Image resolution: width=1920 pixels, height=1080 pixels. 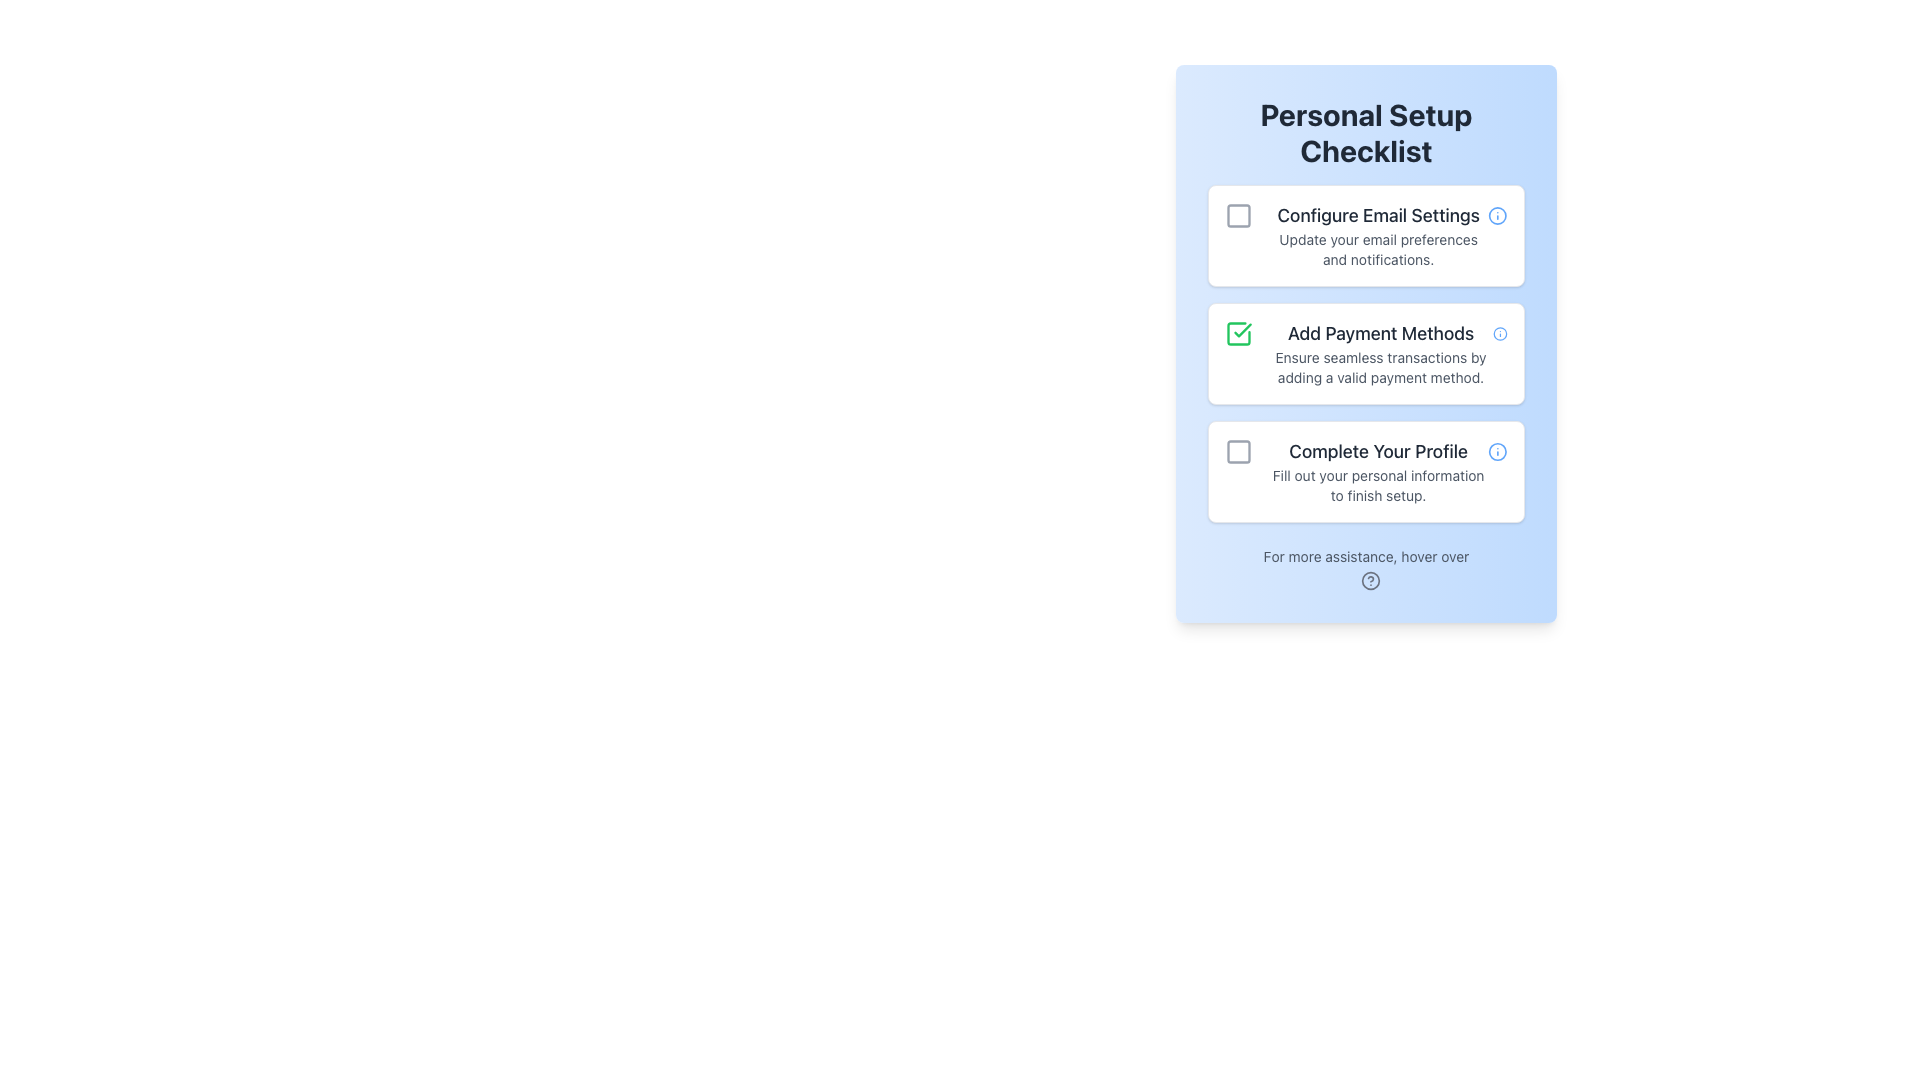 What do you see at coordinates (1237, 451) in the screenshot?
I see `the checkbox element, which is a light gray square outline with rounded corners` at bounding box center [1237, 451].